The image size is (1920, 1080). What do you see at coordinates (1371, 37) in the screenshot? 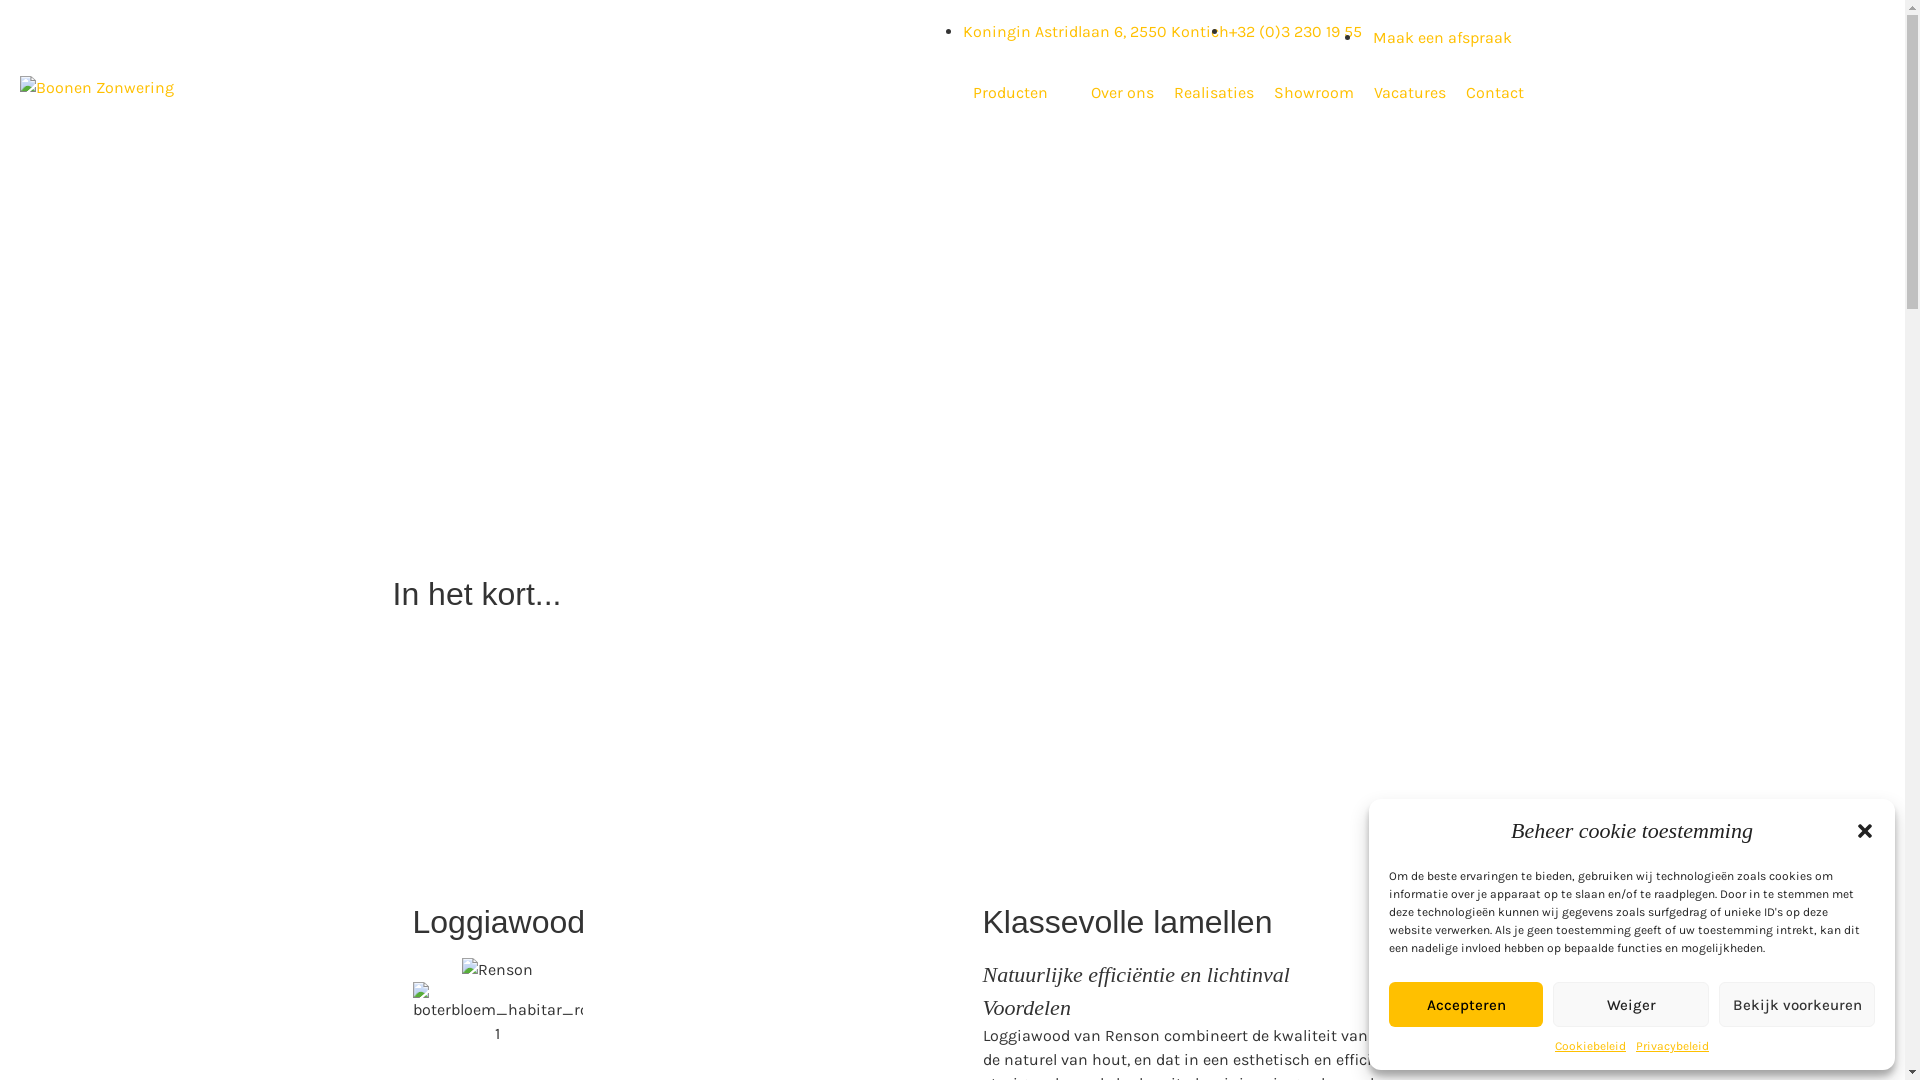
I see `'Maak een afspraak'` at bounding box center [1371, 37].